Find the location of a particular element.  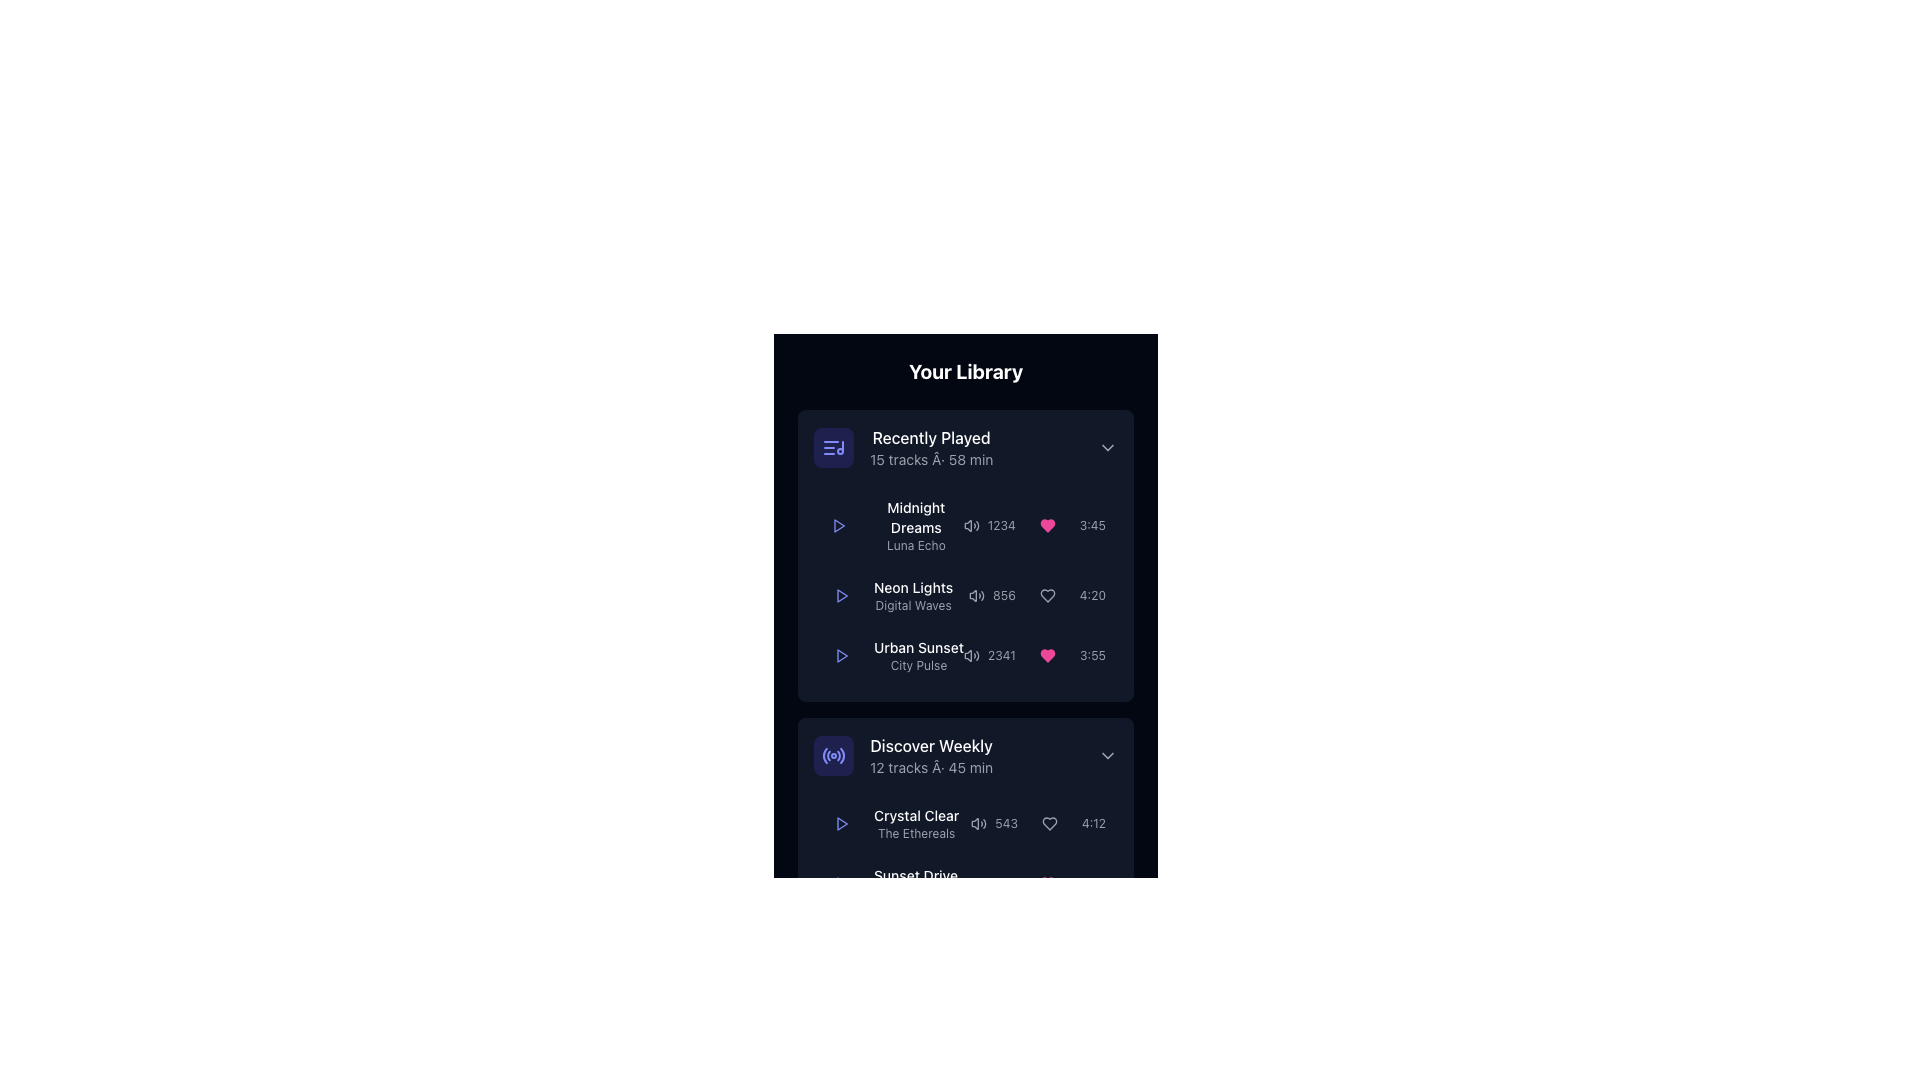

the play button located to the left of the 'Neon Lights' song title within the 'Recently Played' section of 'Your Library' for keyboard interaction is located at coordinates (840, 524).